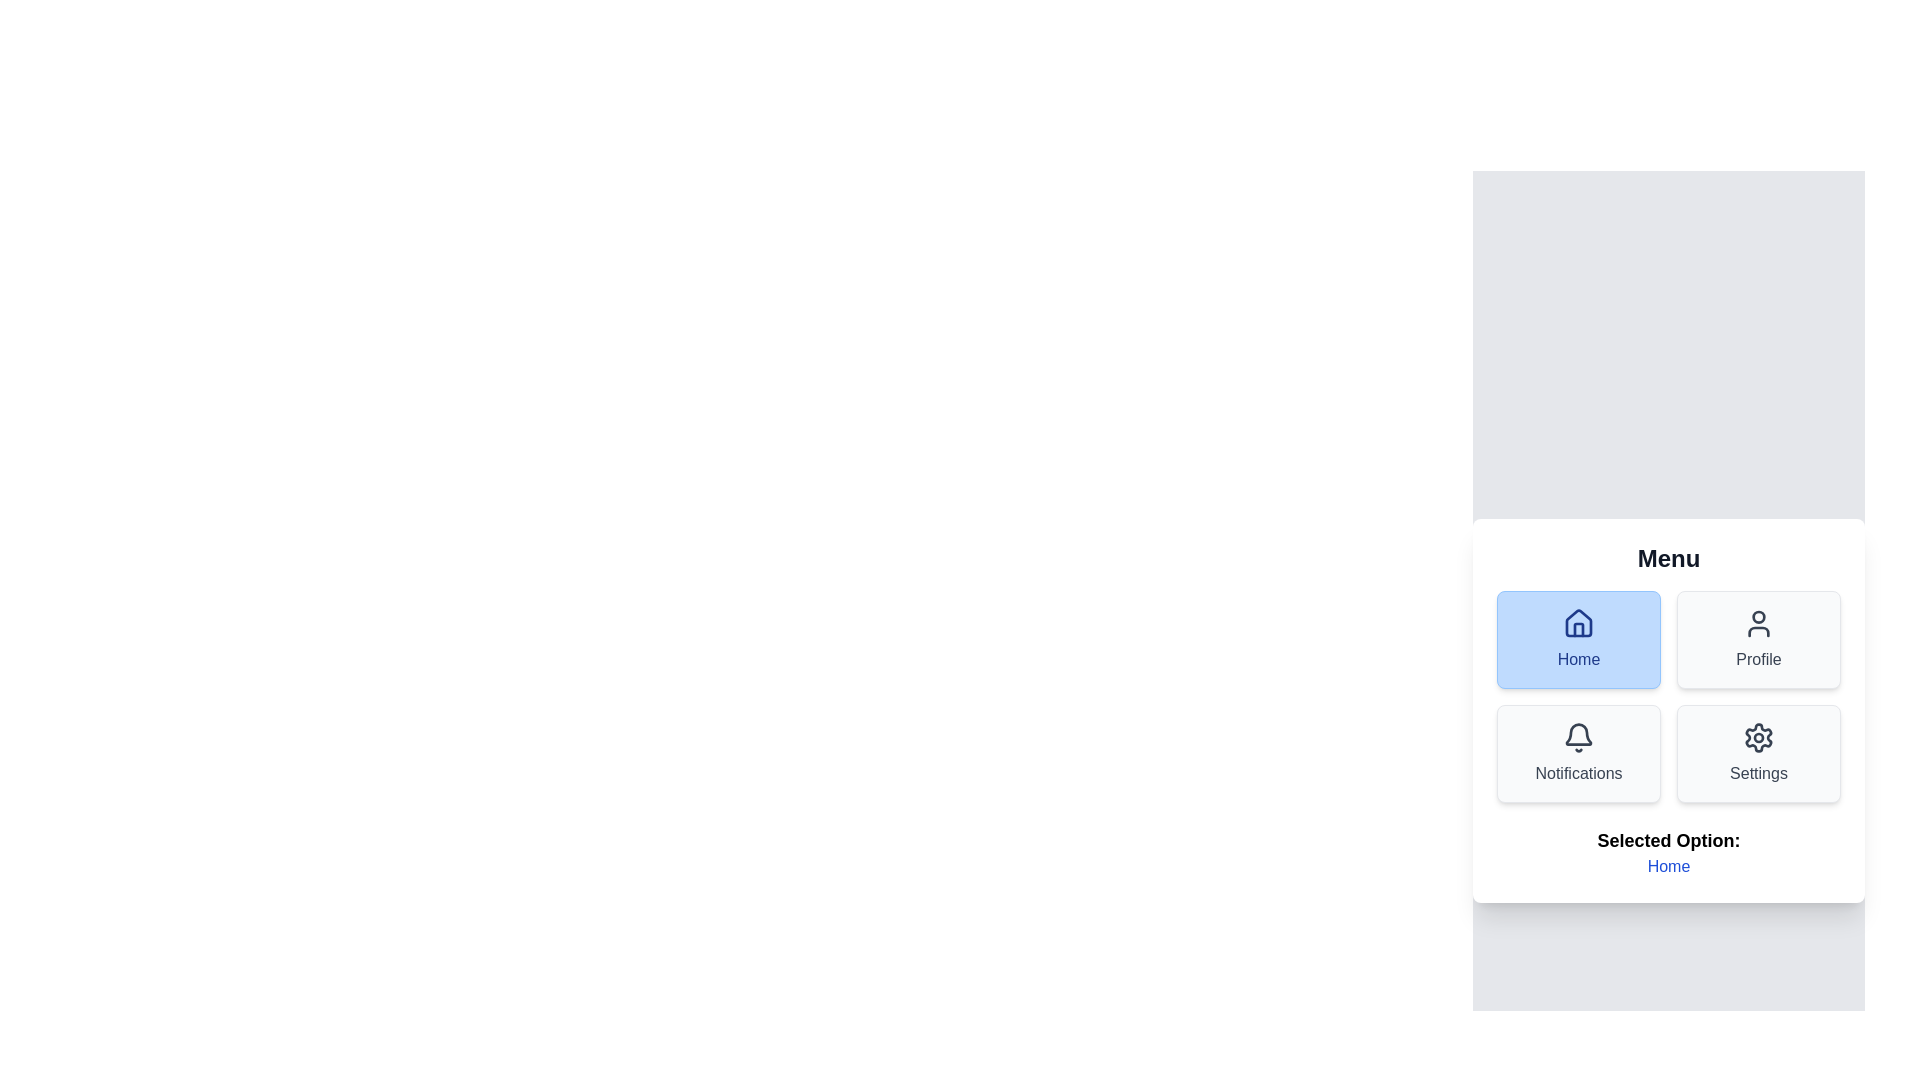 The height and width of the screenshot is (1080, 1920). What do you see at coordinates (1757, 640) in the screenshot?
I see `the menu option Profile` at bounding box center [1757, 640].